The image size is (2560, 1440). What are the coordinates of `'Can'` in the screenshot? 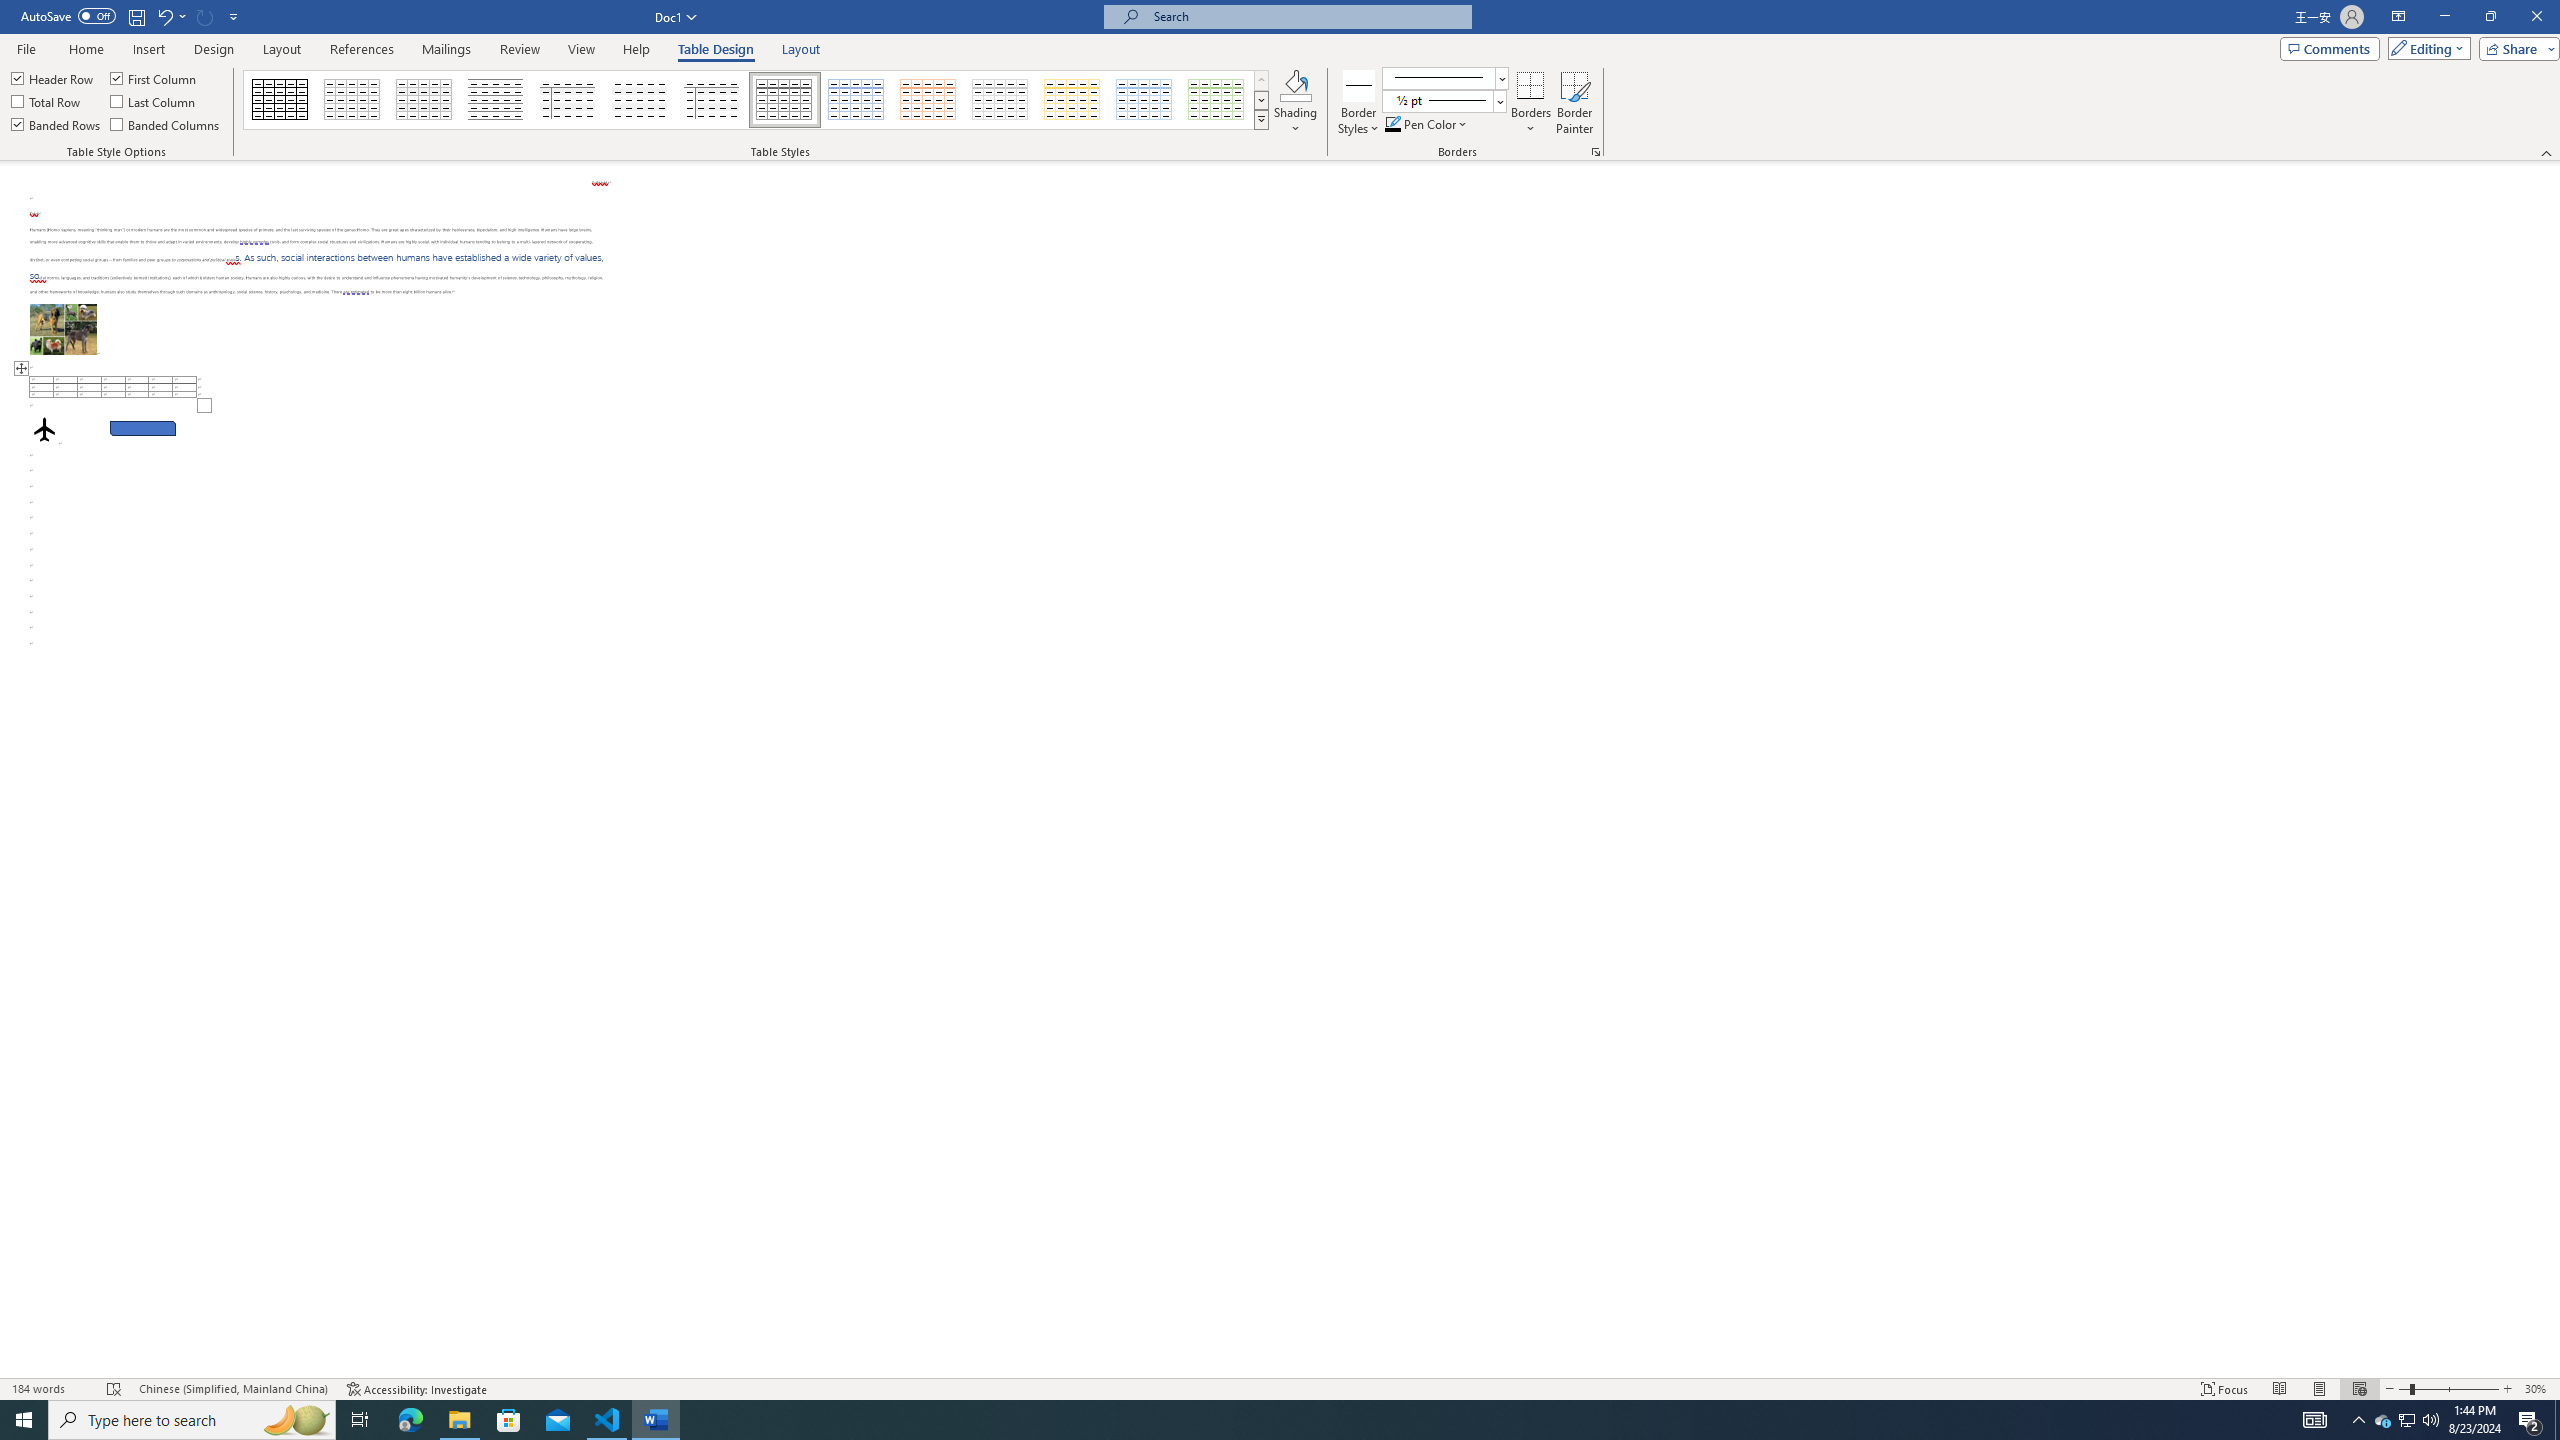 It's located at (205, 15).